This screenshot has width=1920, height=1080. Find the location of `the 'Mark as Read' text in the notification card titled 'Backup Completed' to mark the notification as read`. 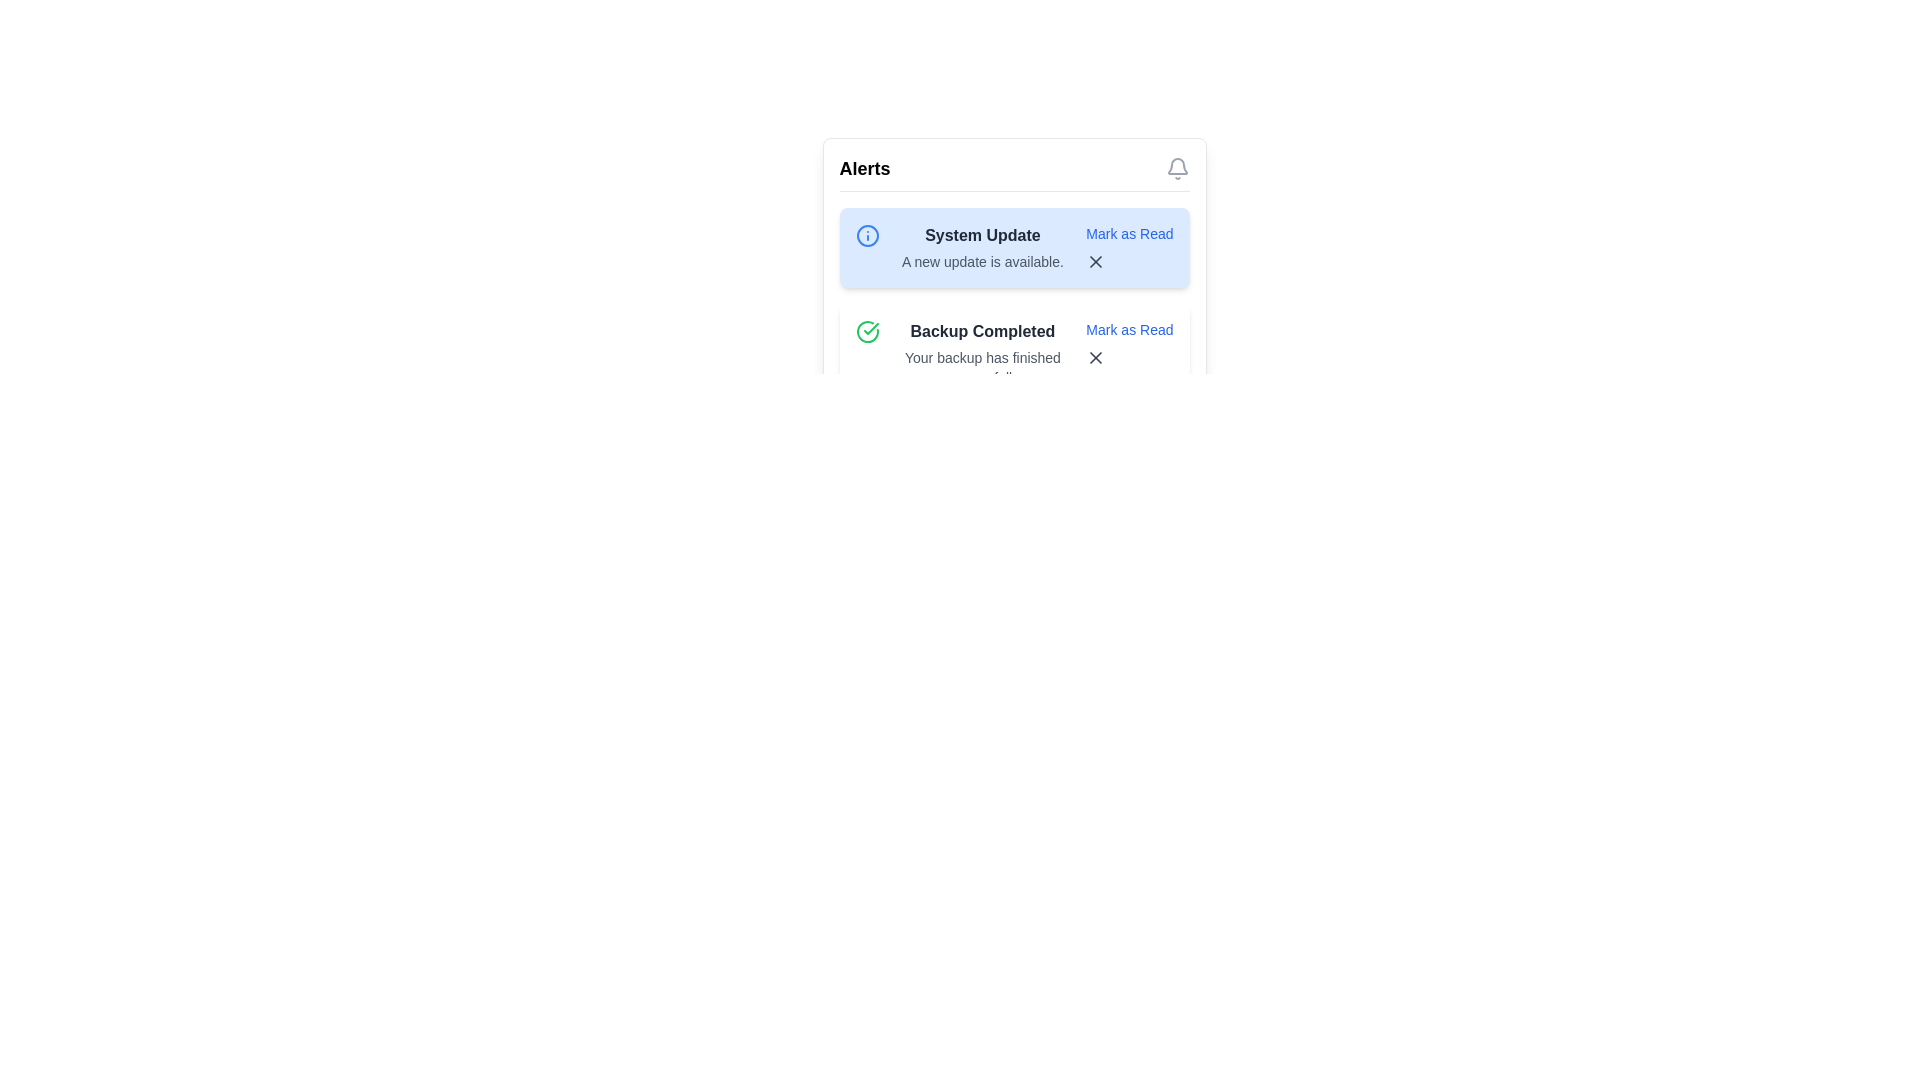

the 'Mark as Read' text in the notification card titled 'Backup Completed' to mark the notification as read is located at coordinates (1014, 353).